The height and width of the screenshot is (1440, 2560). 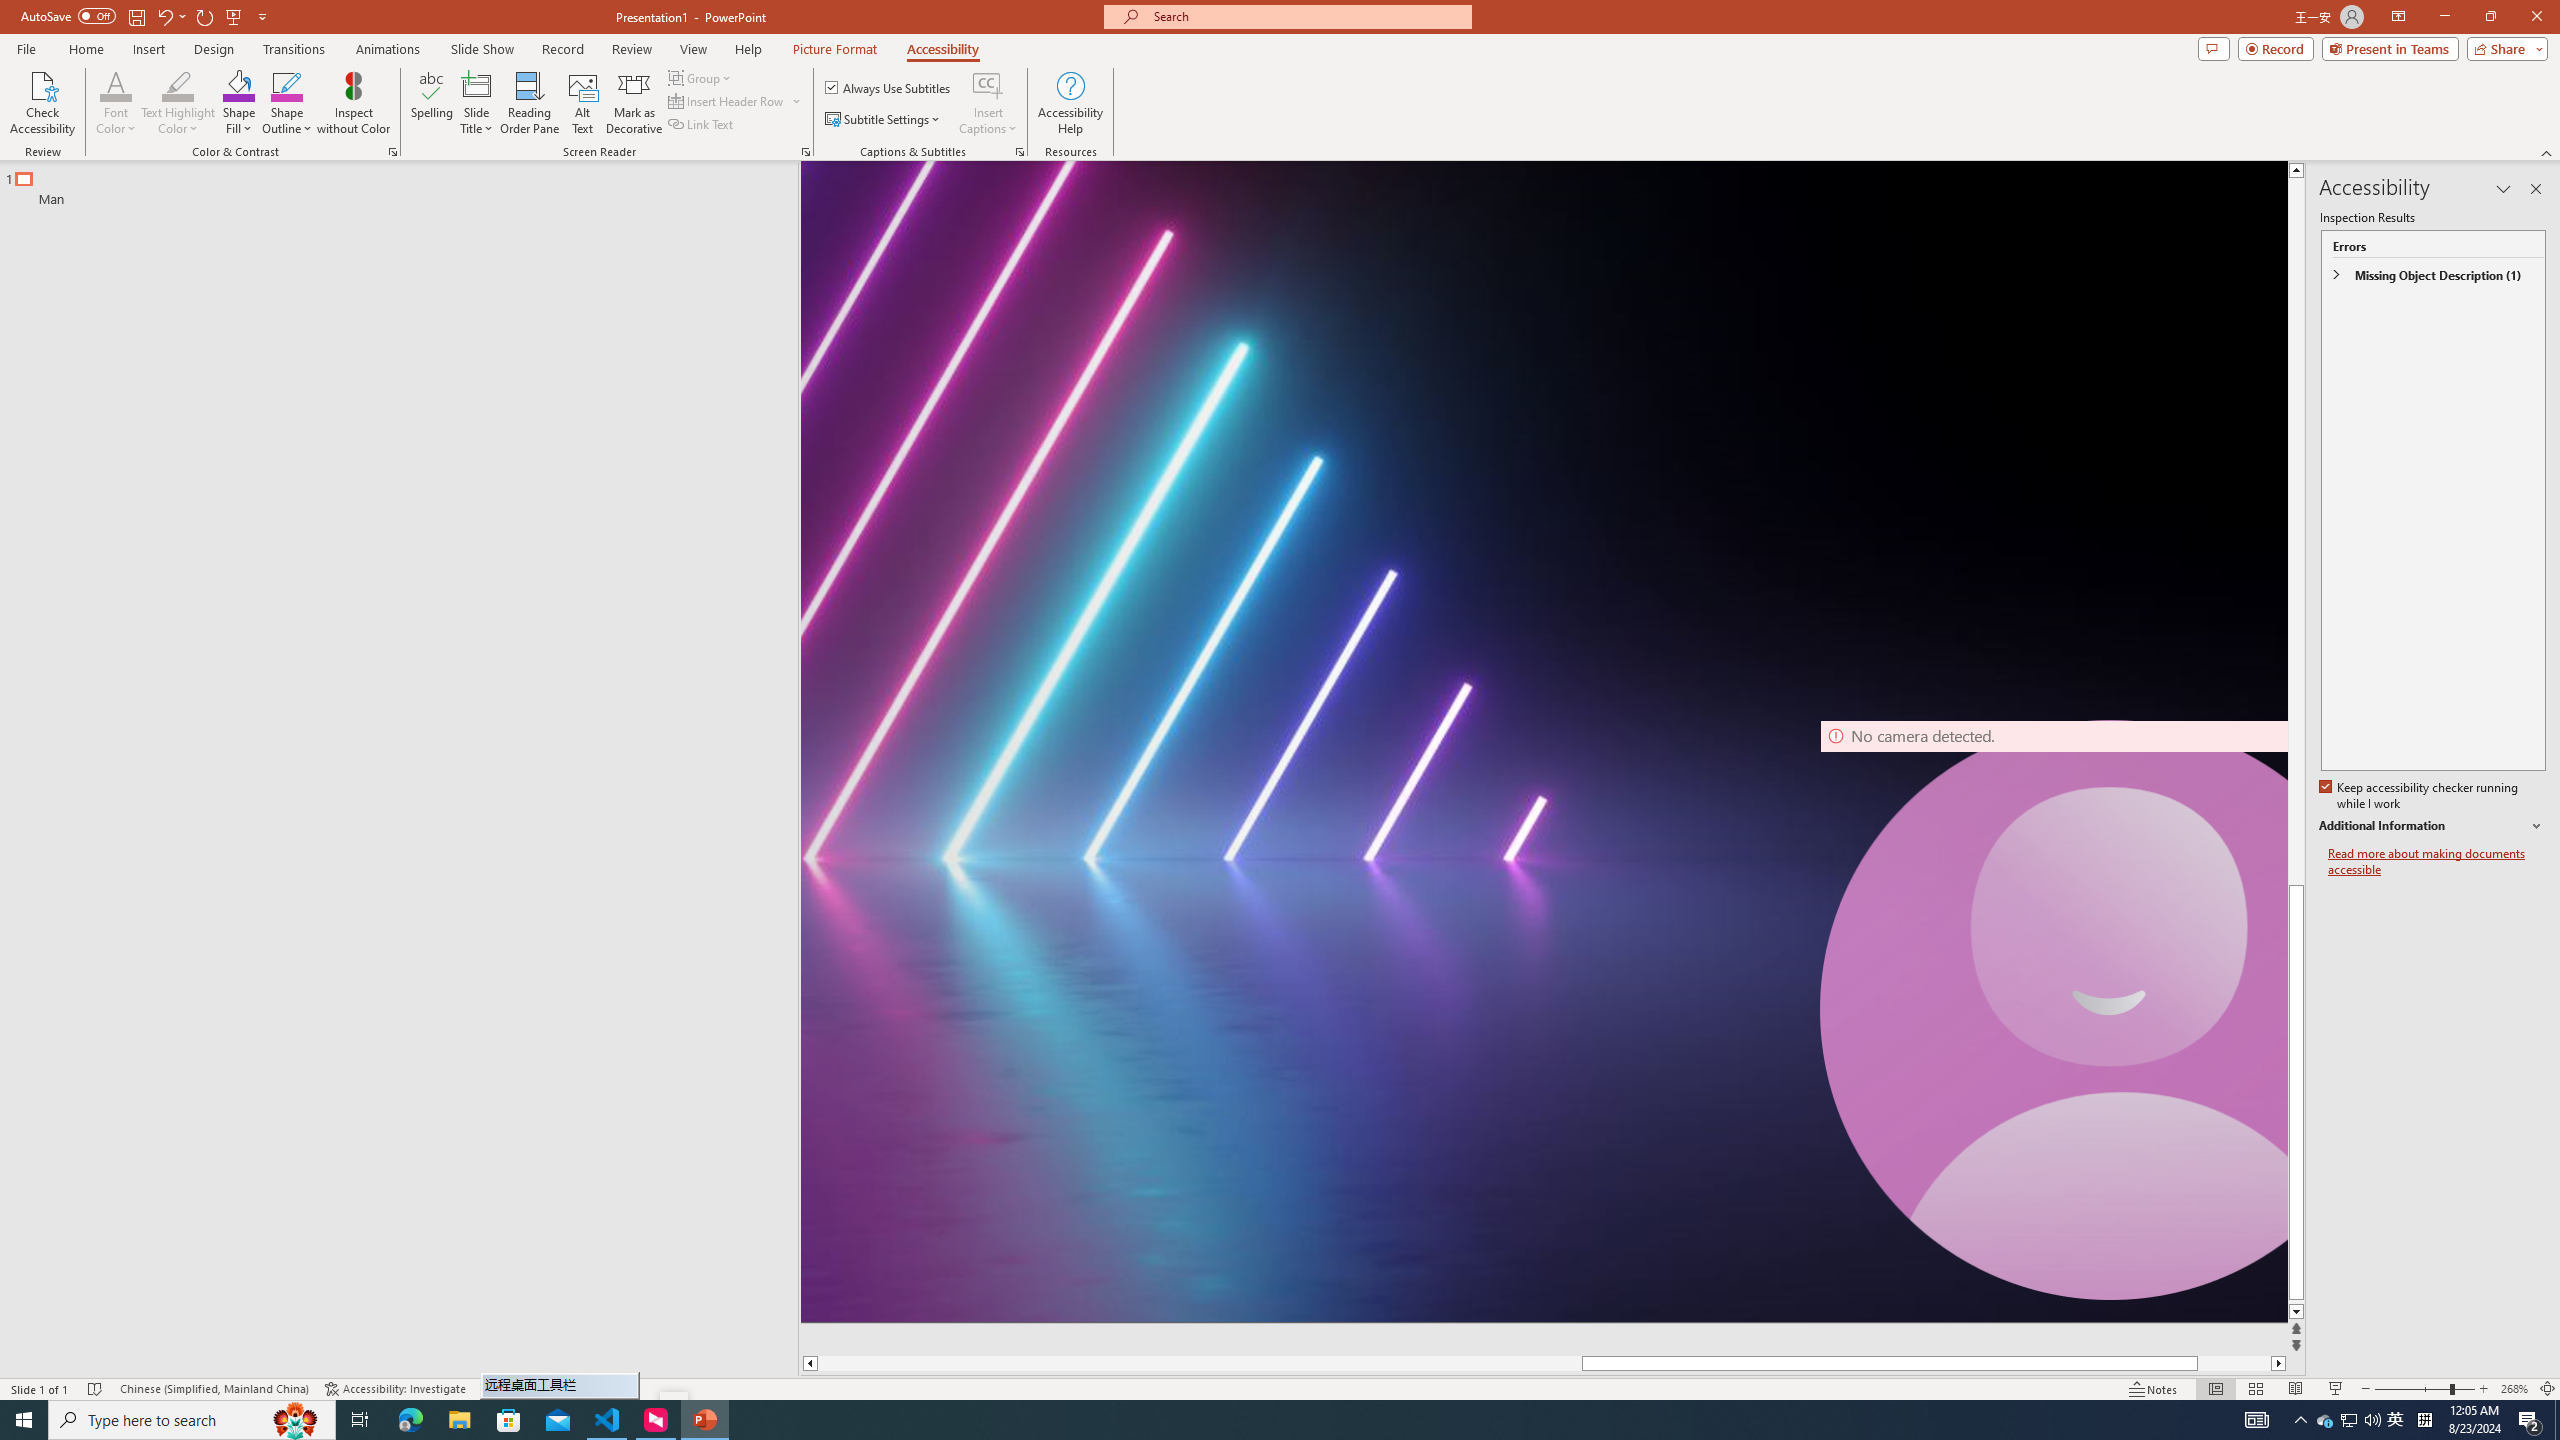 I want to click on 'Share', so click(x=2502, y=47).